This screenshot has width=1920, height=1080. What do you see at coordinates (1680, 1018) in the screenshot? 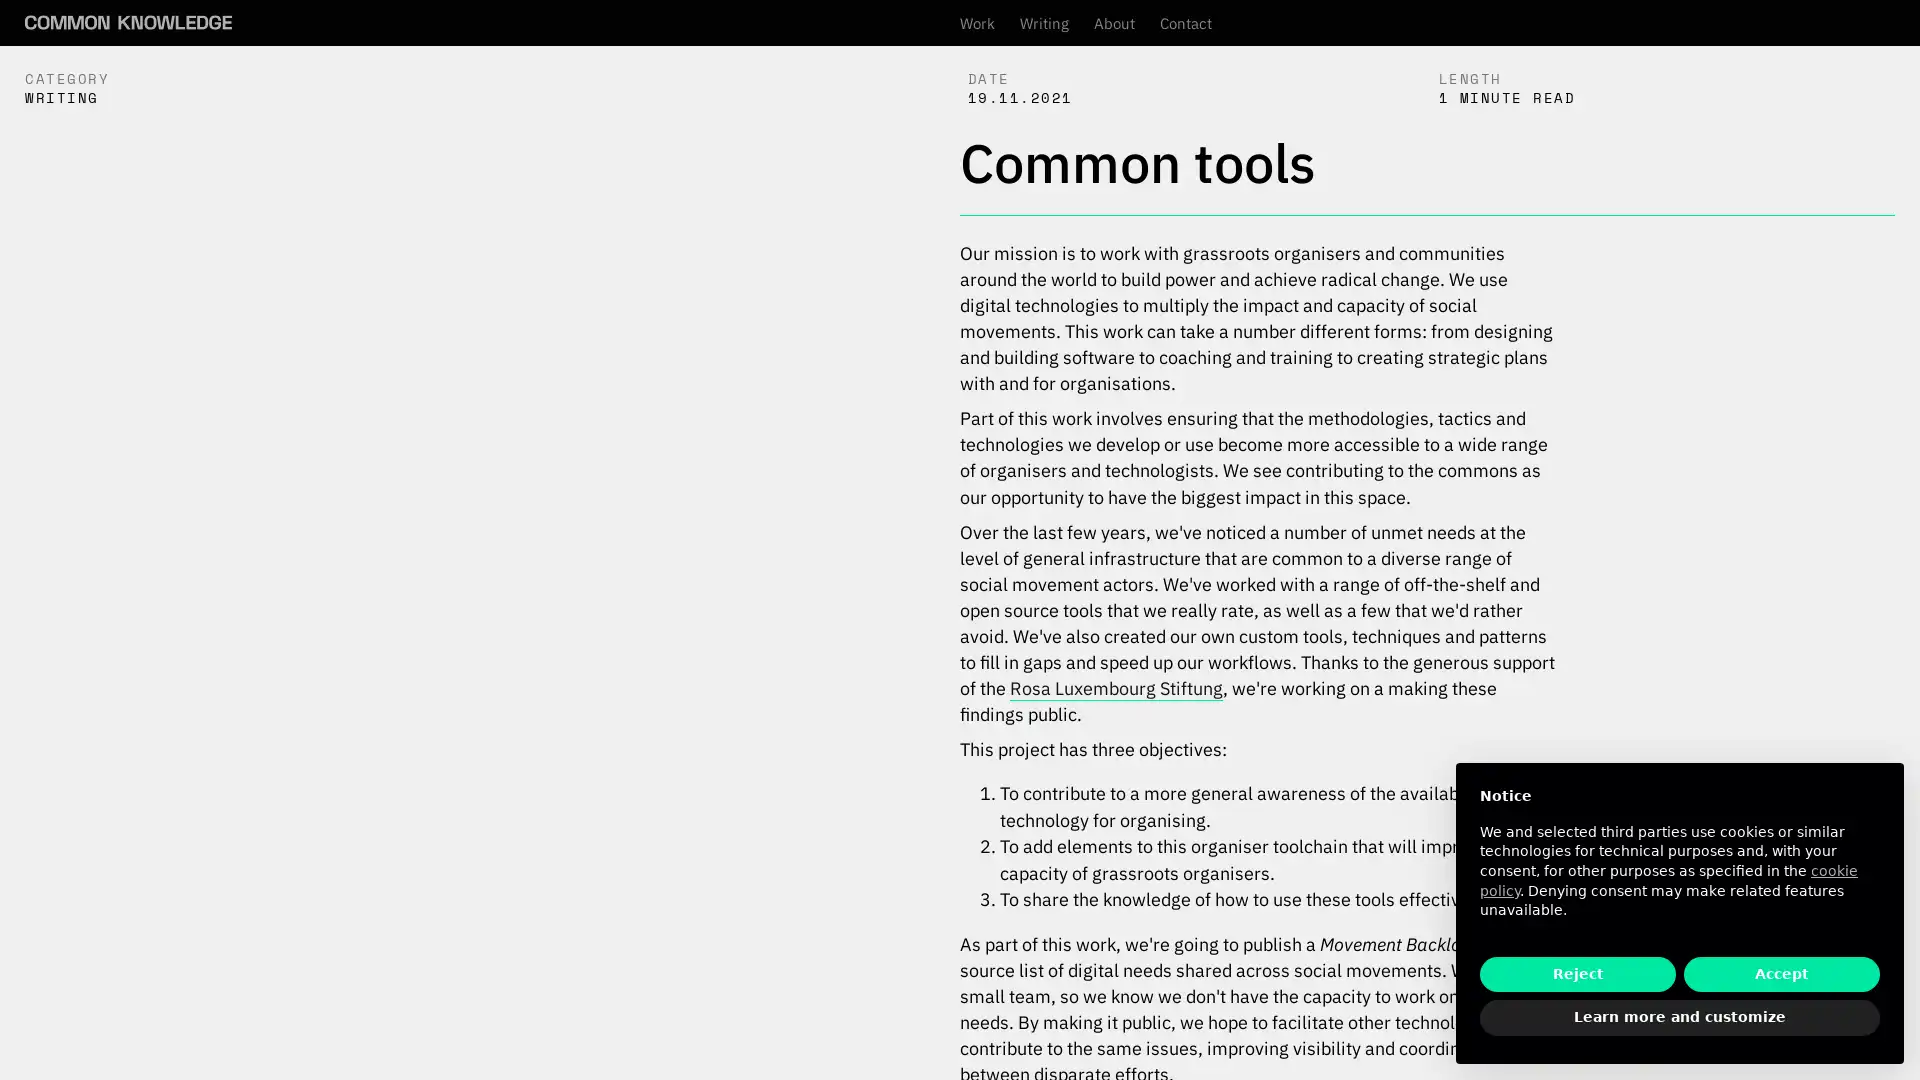
I see `Learn more and customize` at bounding box center [1680, 1018].